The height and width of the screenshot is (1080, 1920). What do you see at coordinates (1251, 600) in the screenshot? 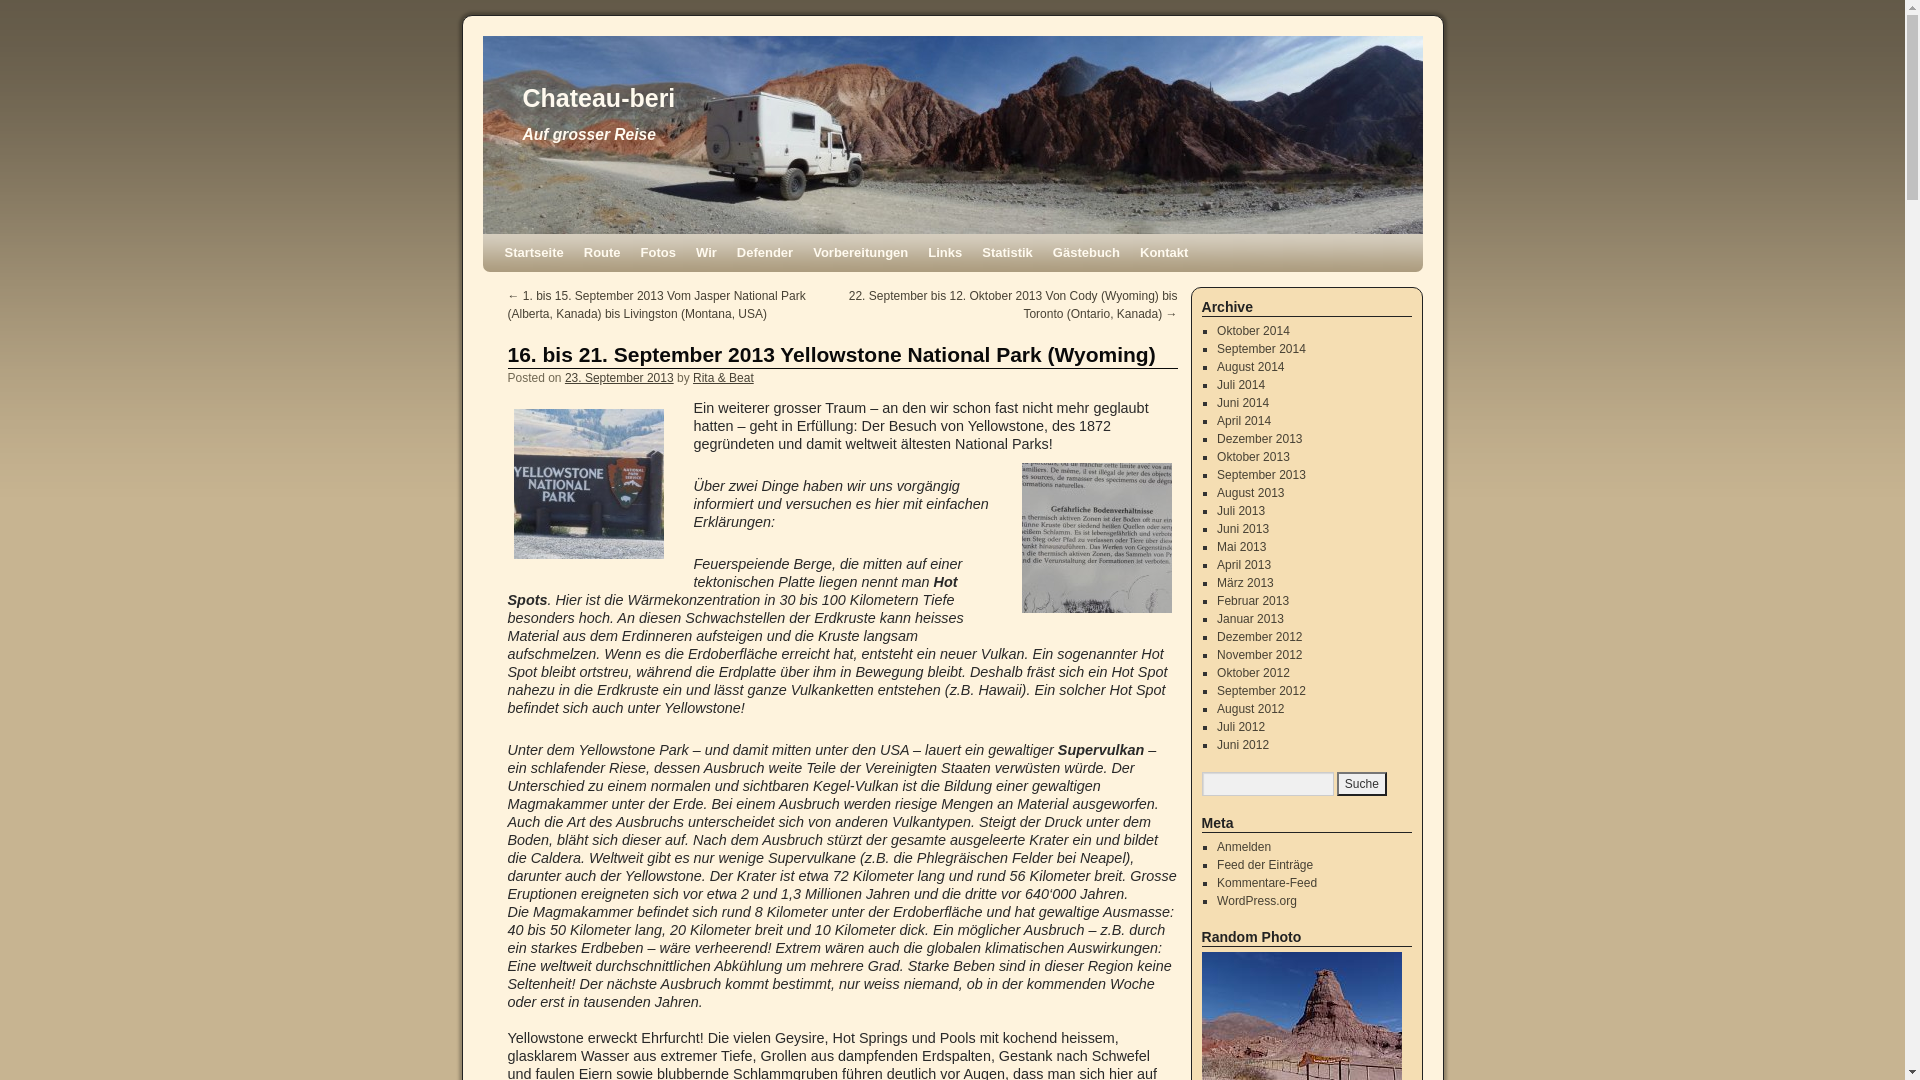
I see `'Februar 2013'` at bounding box center [1251, 600].